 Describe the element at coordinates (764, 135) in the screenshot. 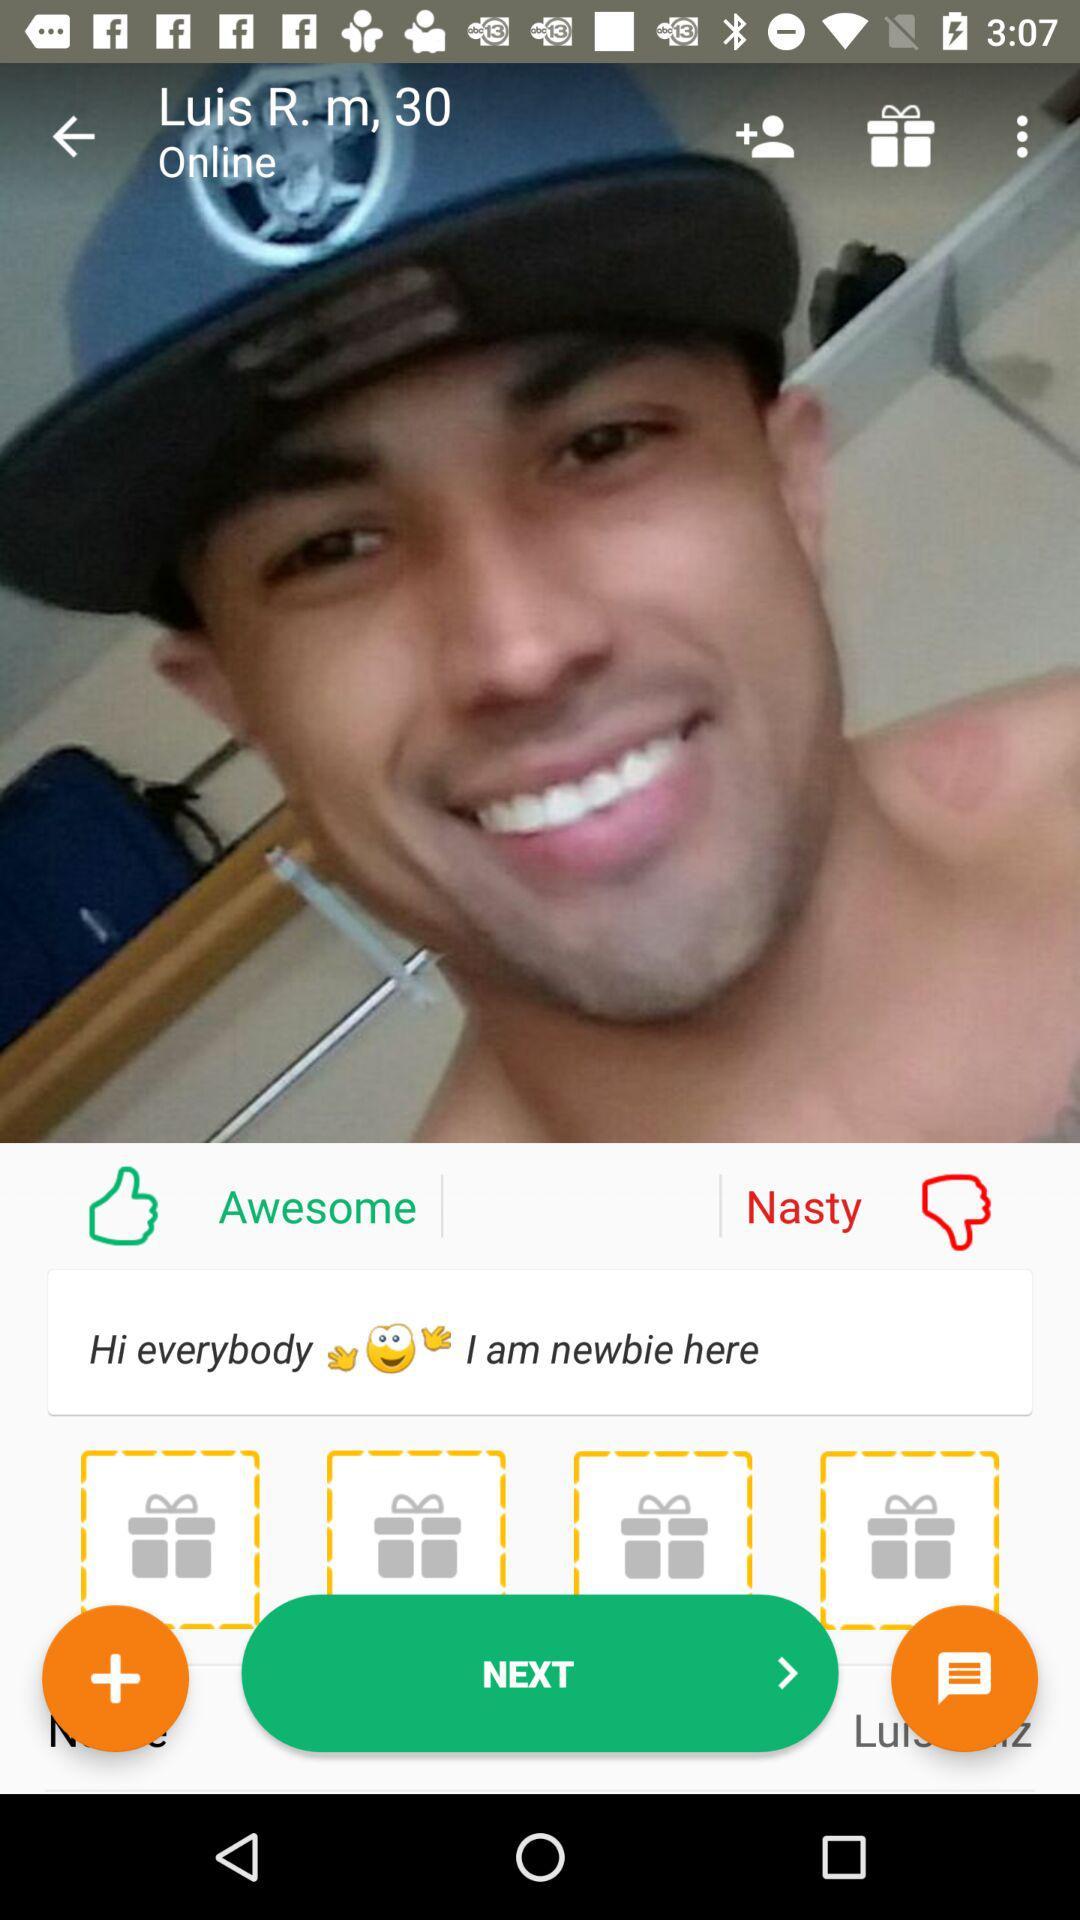

I see `the item above the nasty` at that location.